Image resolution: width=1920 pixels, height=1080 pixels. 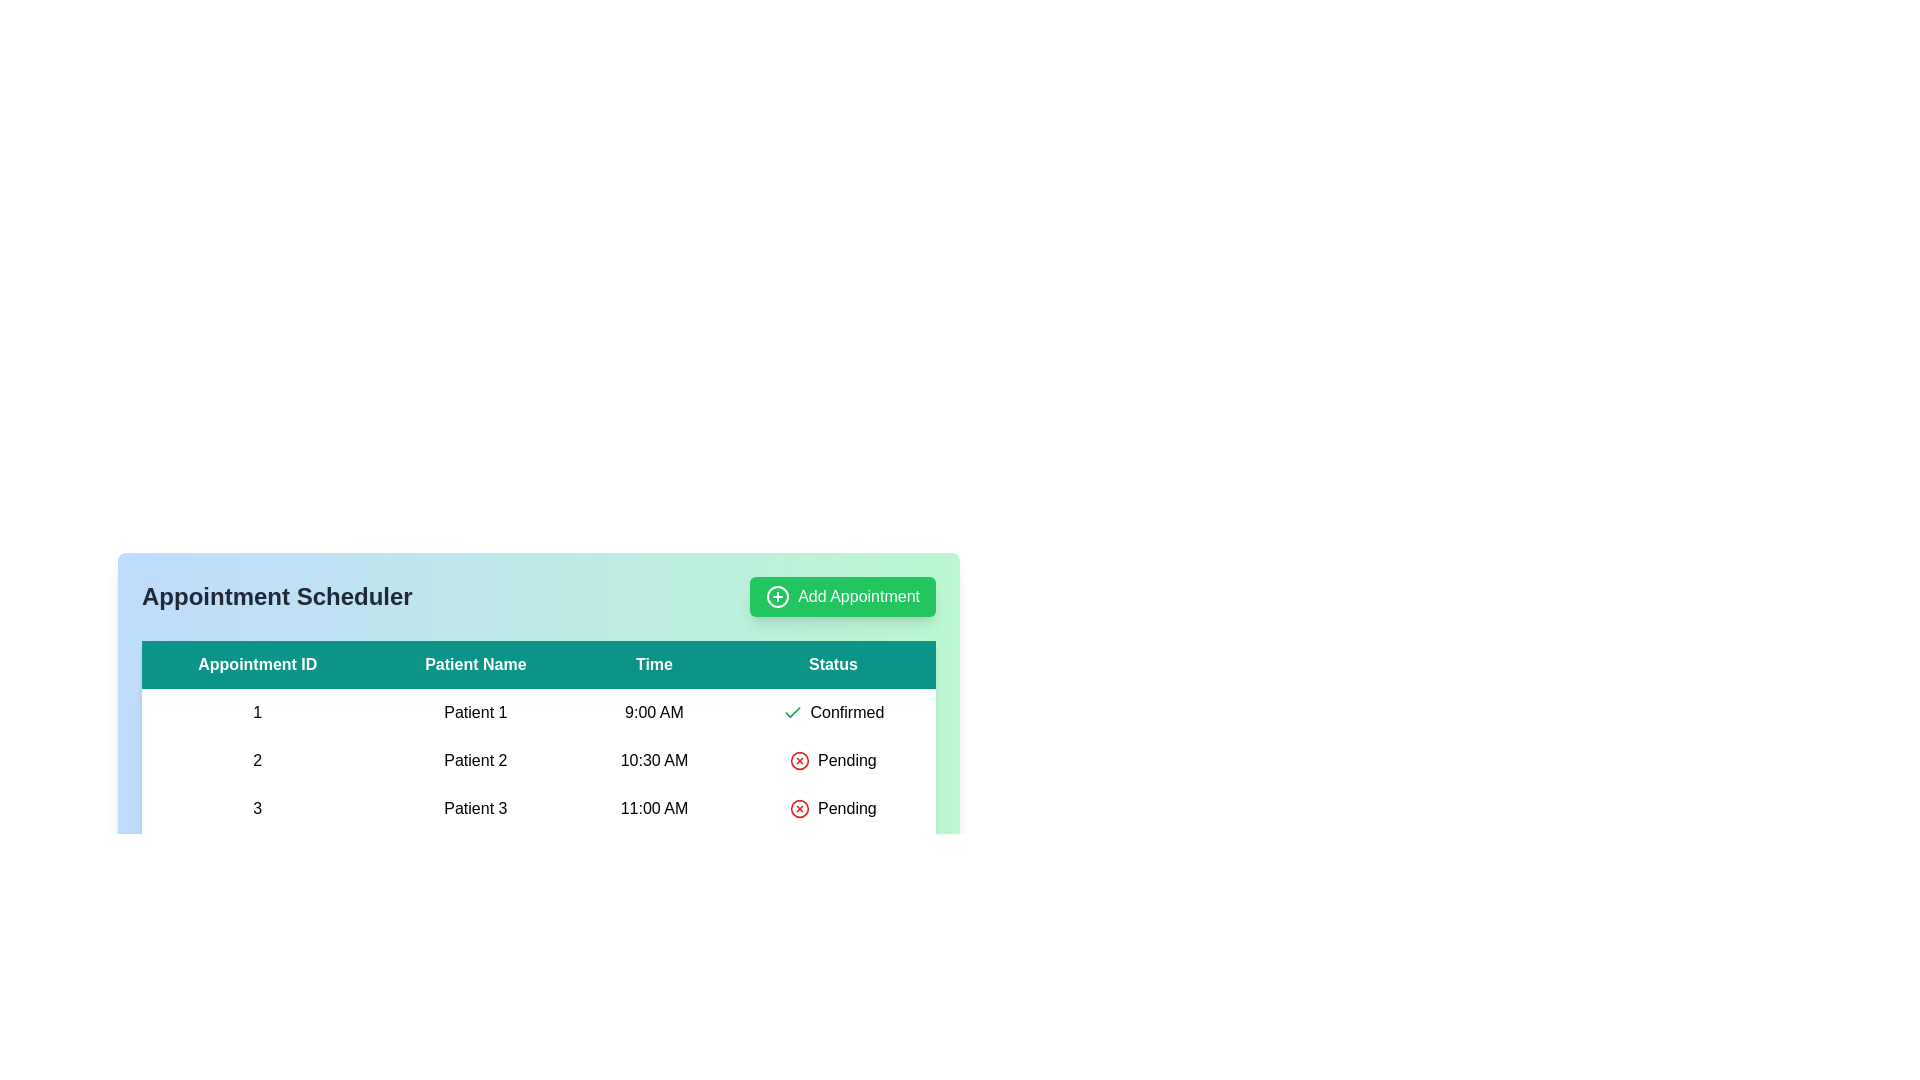 I want to click on the row corresponding to 2 to highlight it, so click(x=538, y=760).